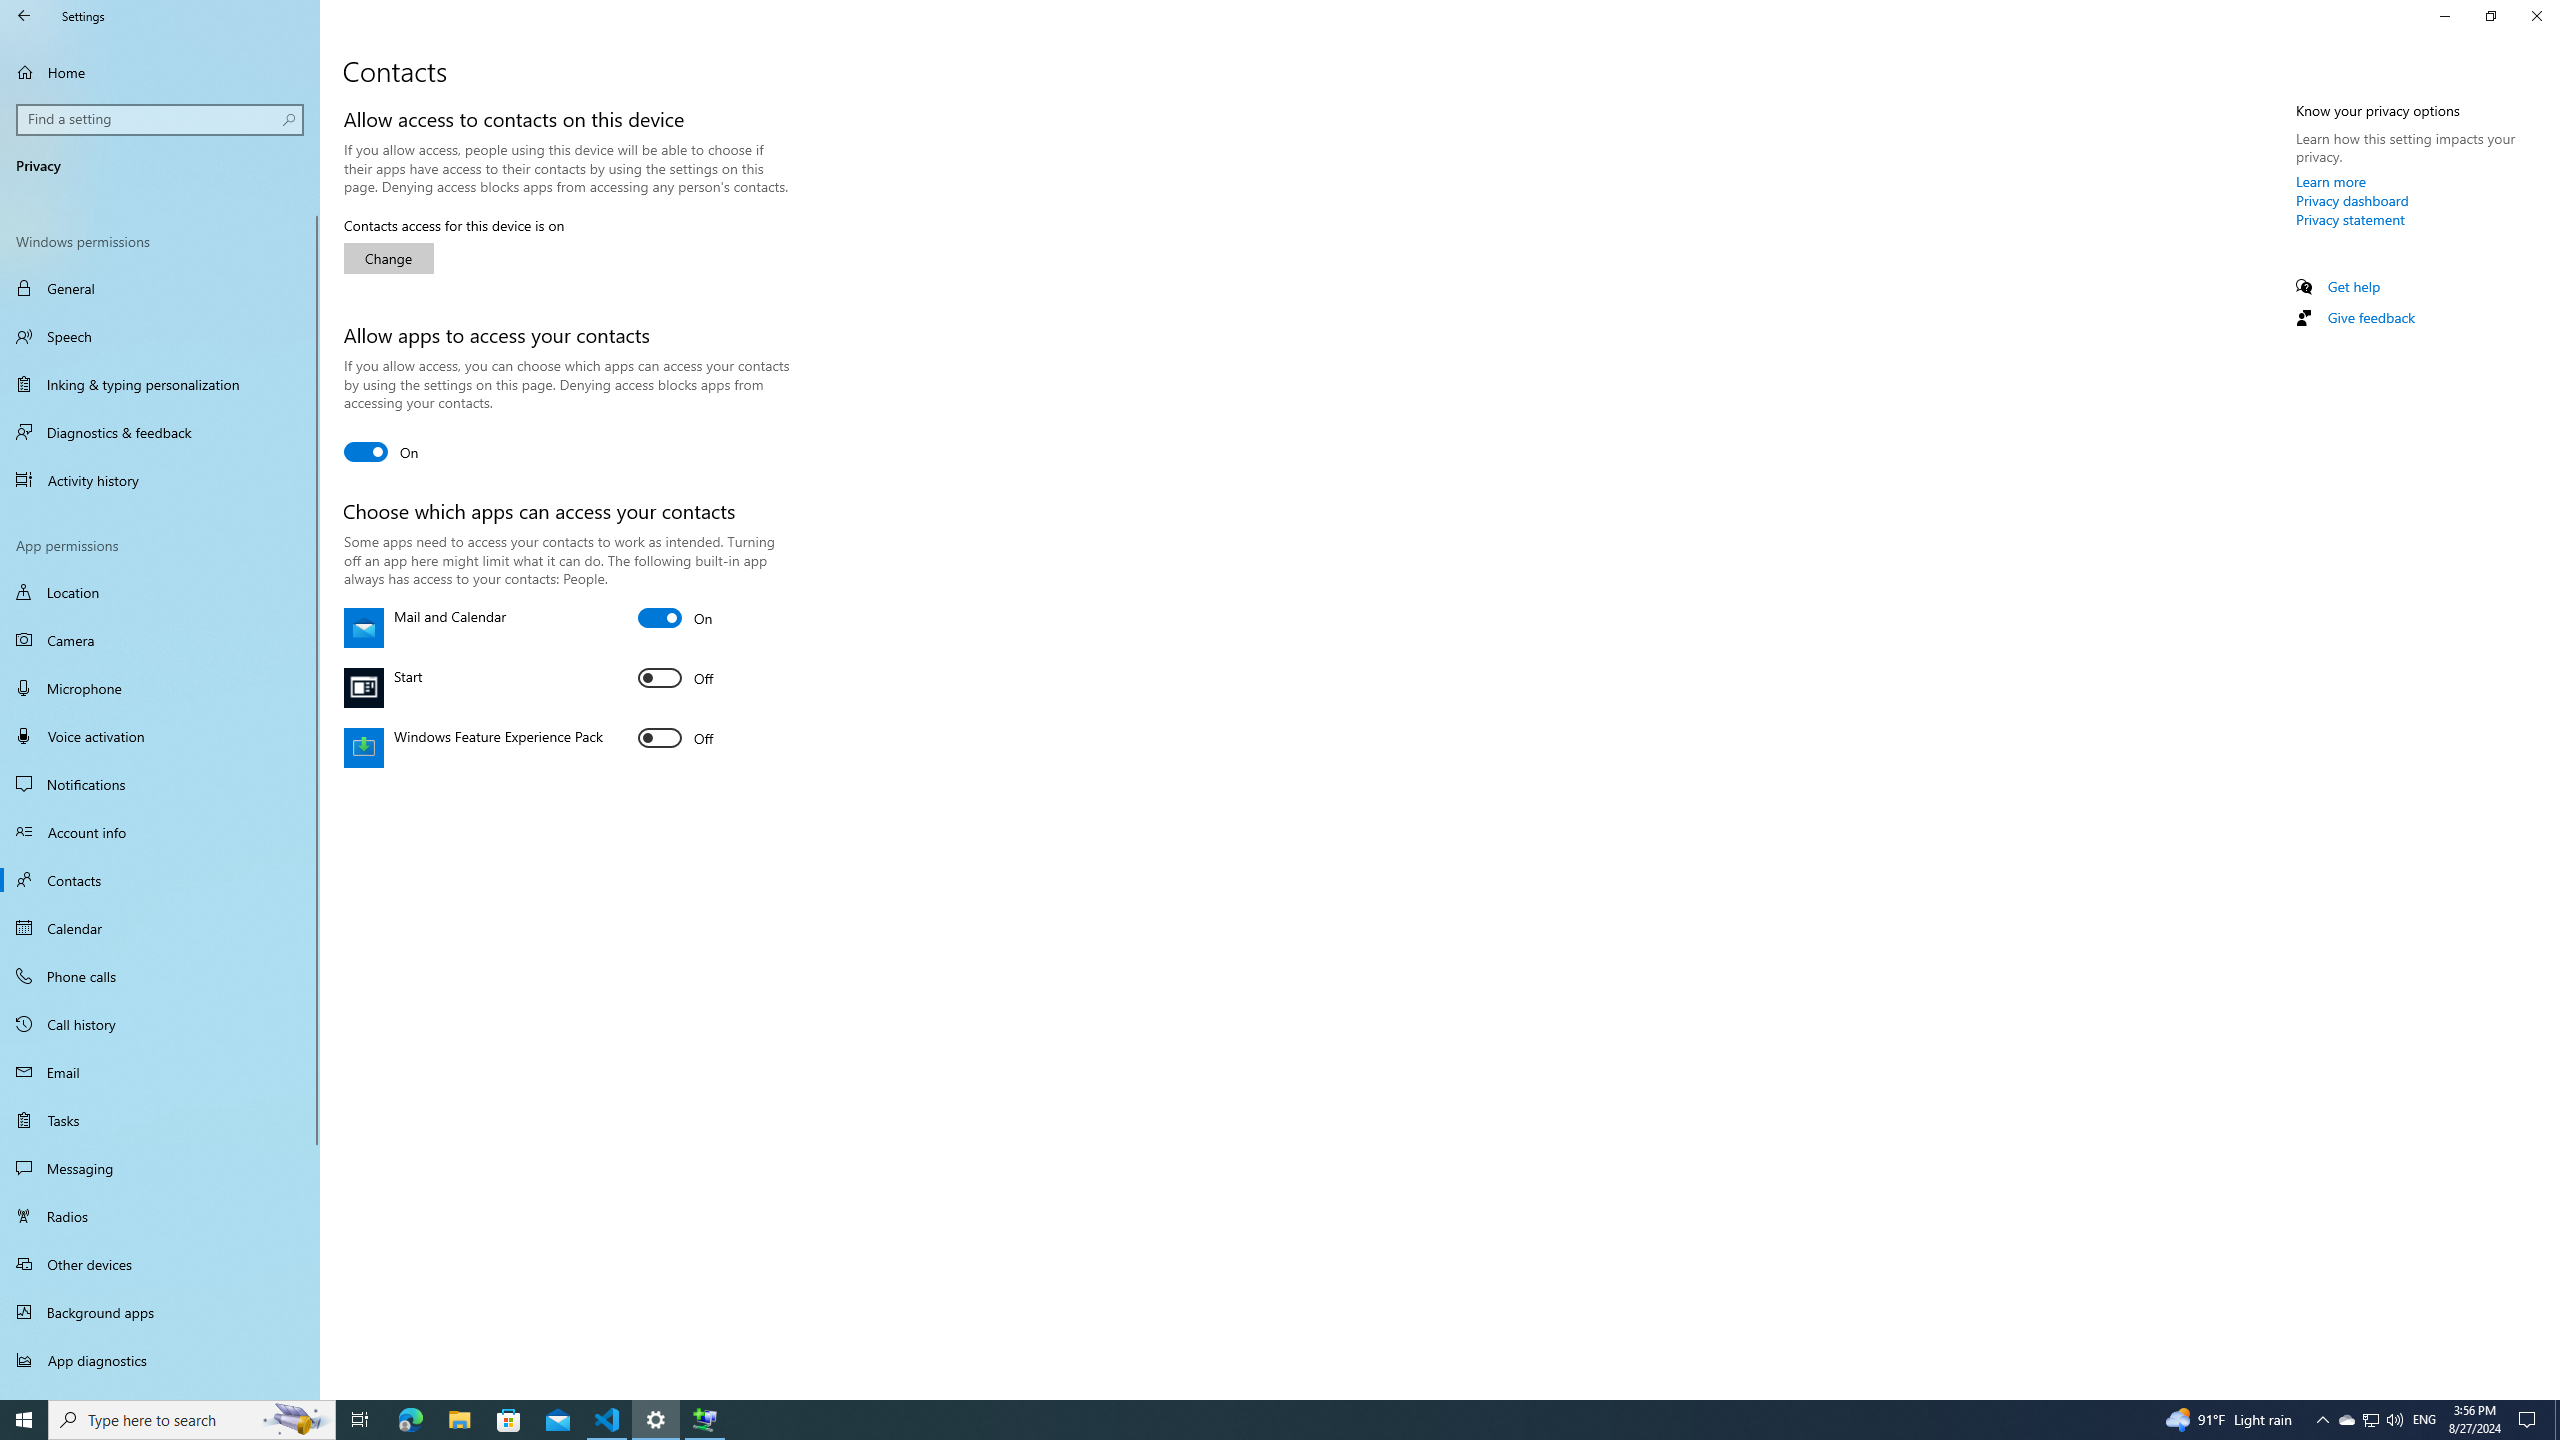 The image size is (2560, 1440). I want to click on 'Tasks', so click(159, 1118).